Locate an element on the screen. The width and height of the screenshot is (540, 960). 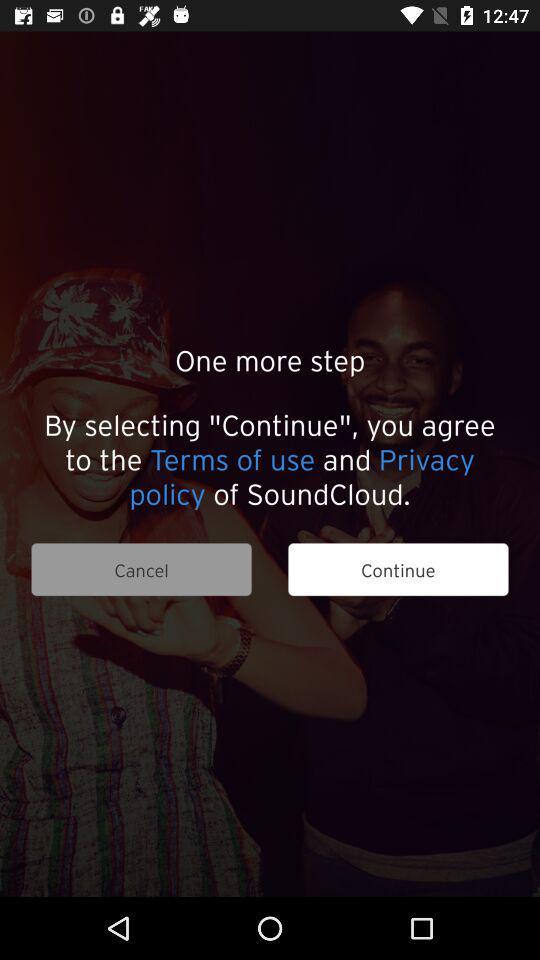
icon on the left is located at coordinates (140, 569).